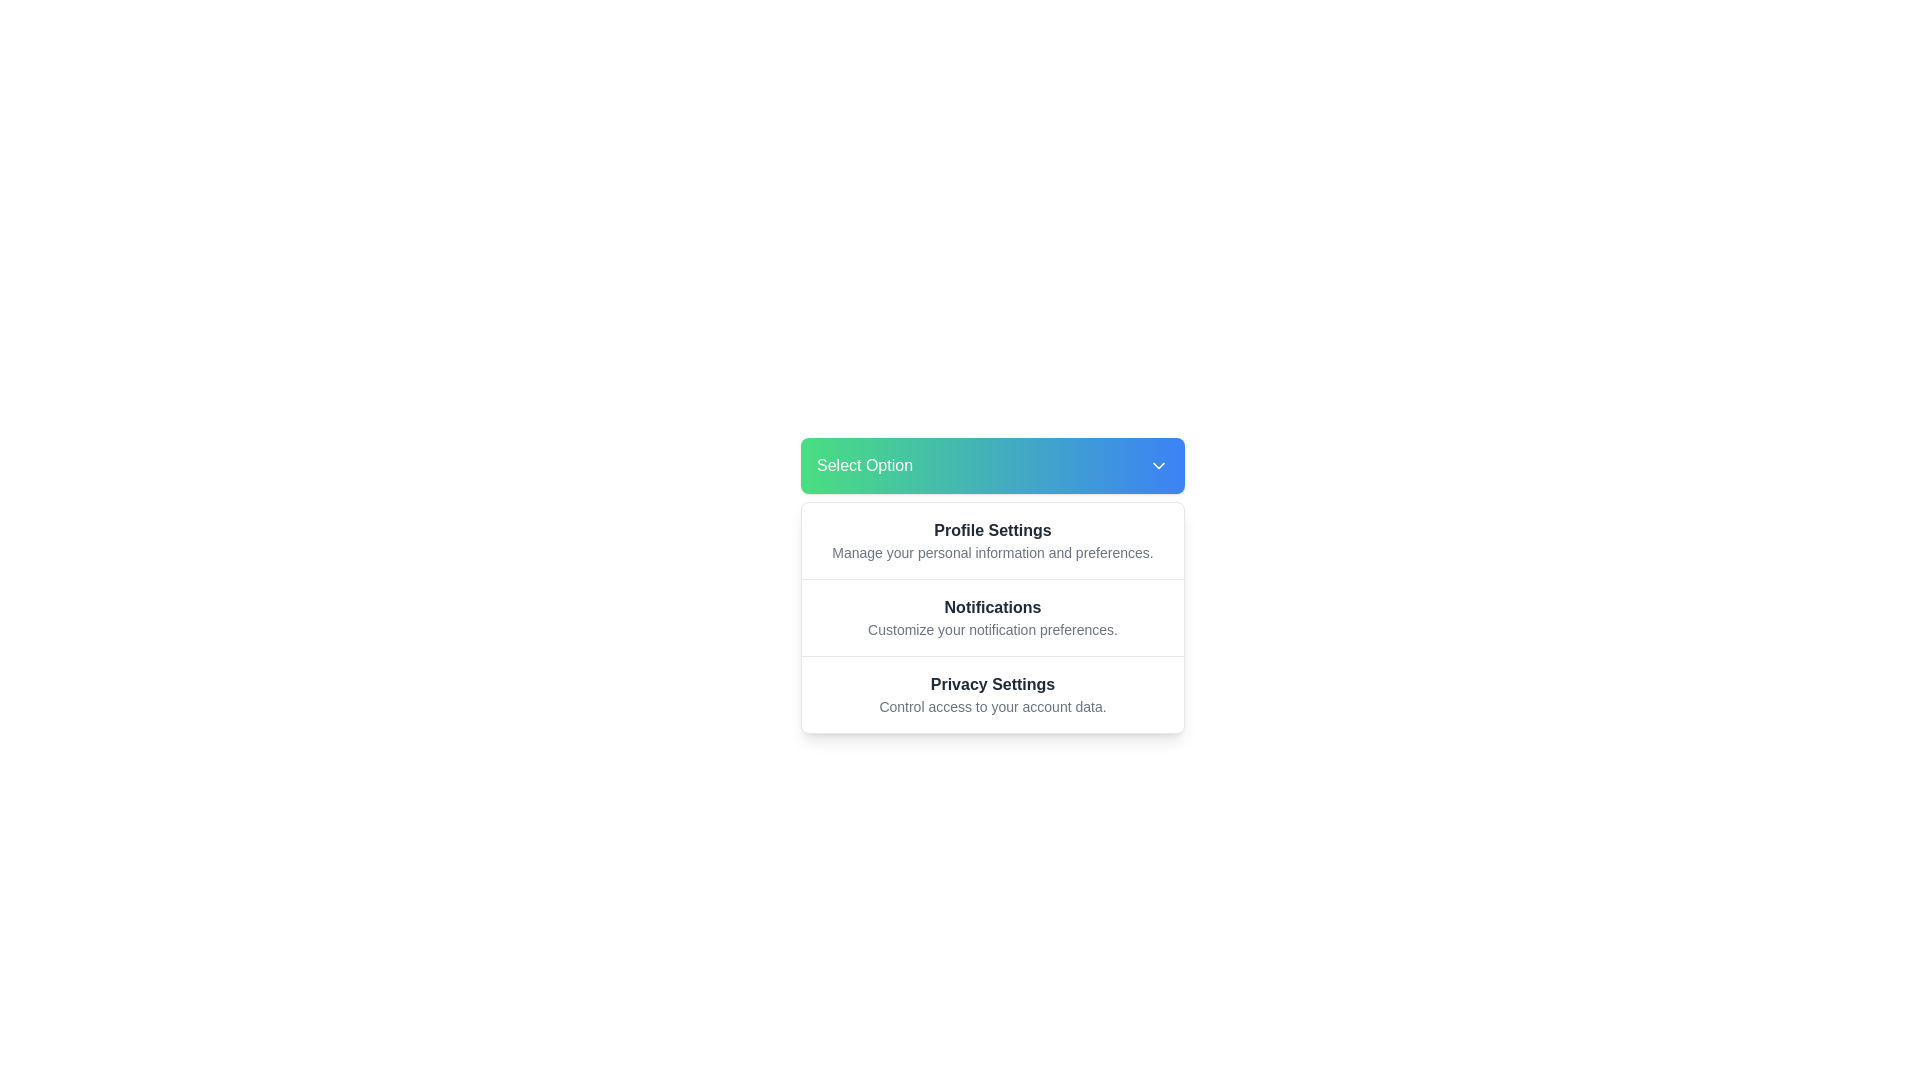 Image resolution: width=1920 pixels, height=1080 pixels. What do you see at coordinates (993, 616) in the screenshot?
I see `the highlighted 'Notifications' option in the interactive list item` at bounding box center [993, 616].